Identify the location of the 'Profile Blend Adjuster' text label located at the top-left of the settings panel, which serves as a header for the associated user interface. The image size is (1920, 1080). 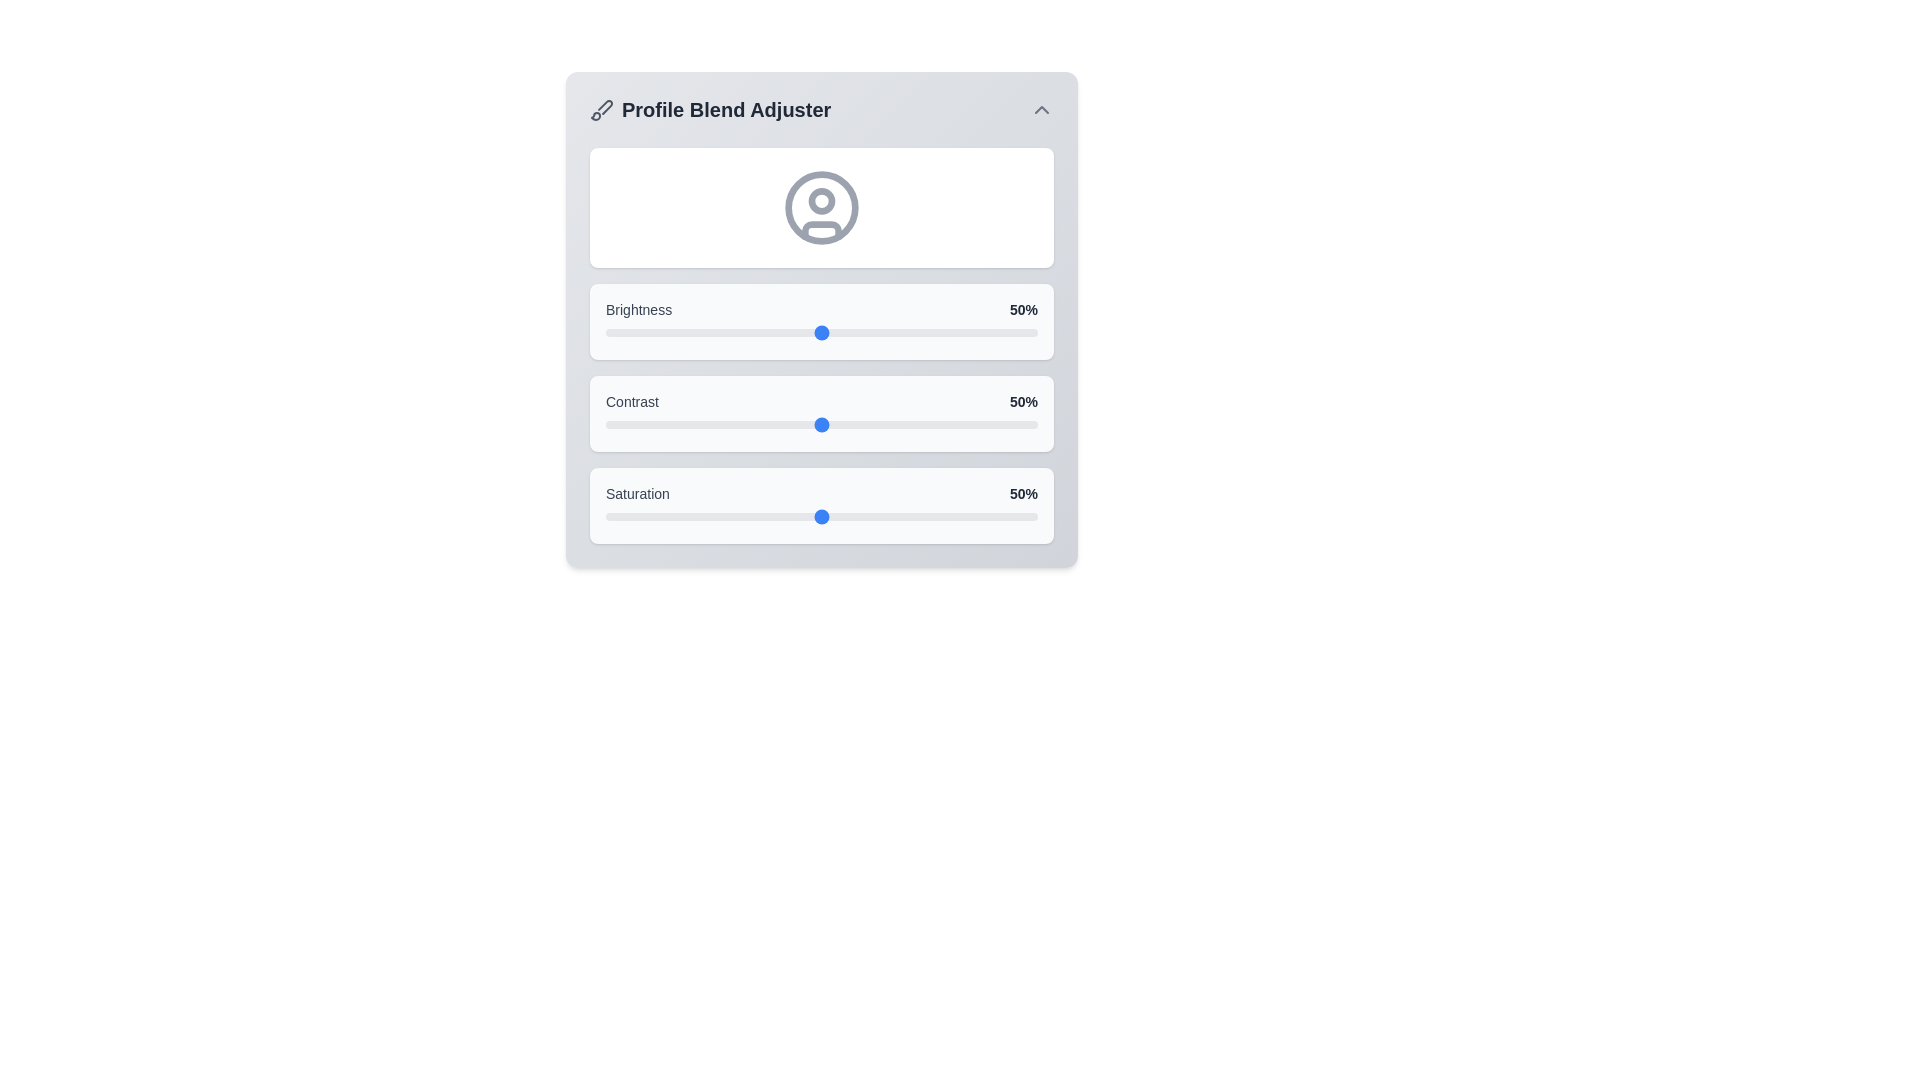
(710, 110).